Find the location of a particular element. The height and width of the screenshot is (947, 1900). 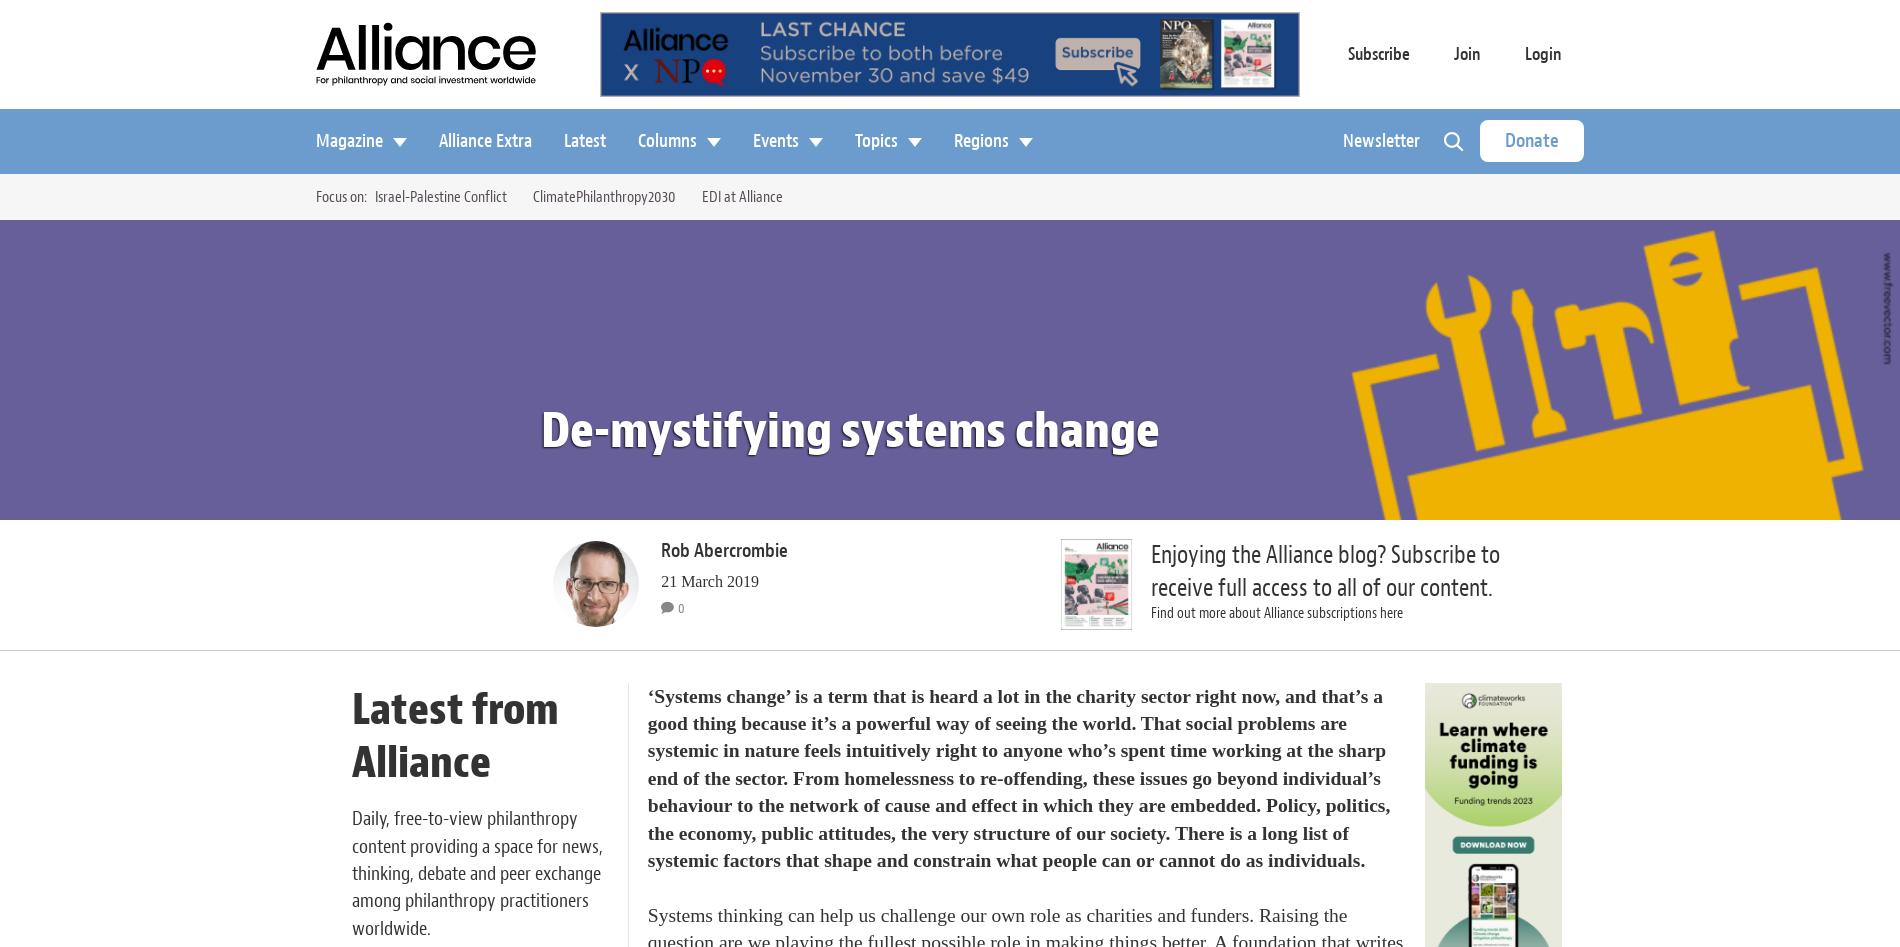

'Subscribe' is located at coordinates (1378, 53).